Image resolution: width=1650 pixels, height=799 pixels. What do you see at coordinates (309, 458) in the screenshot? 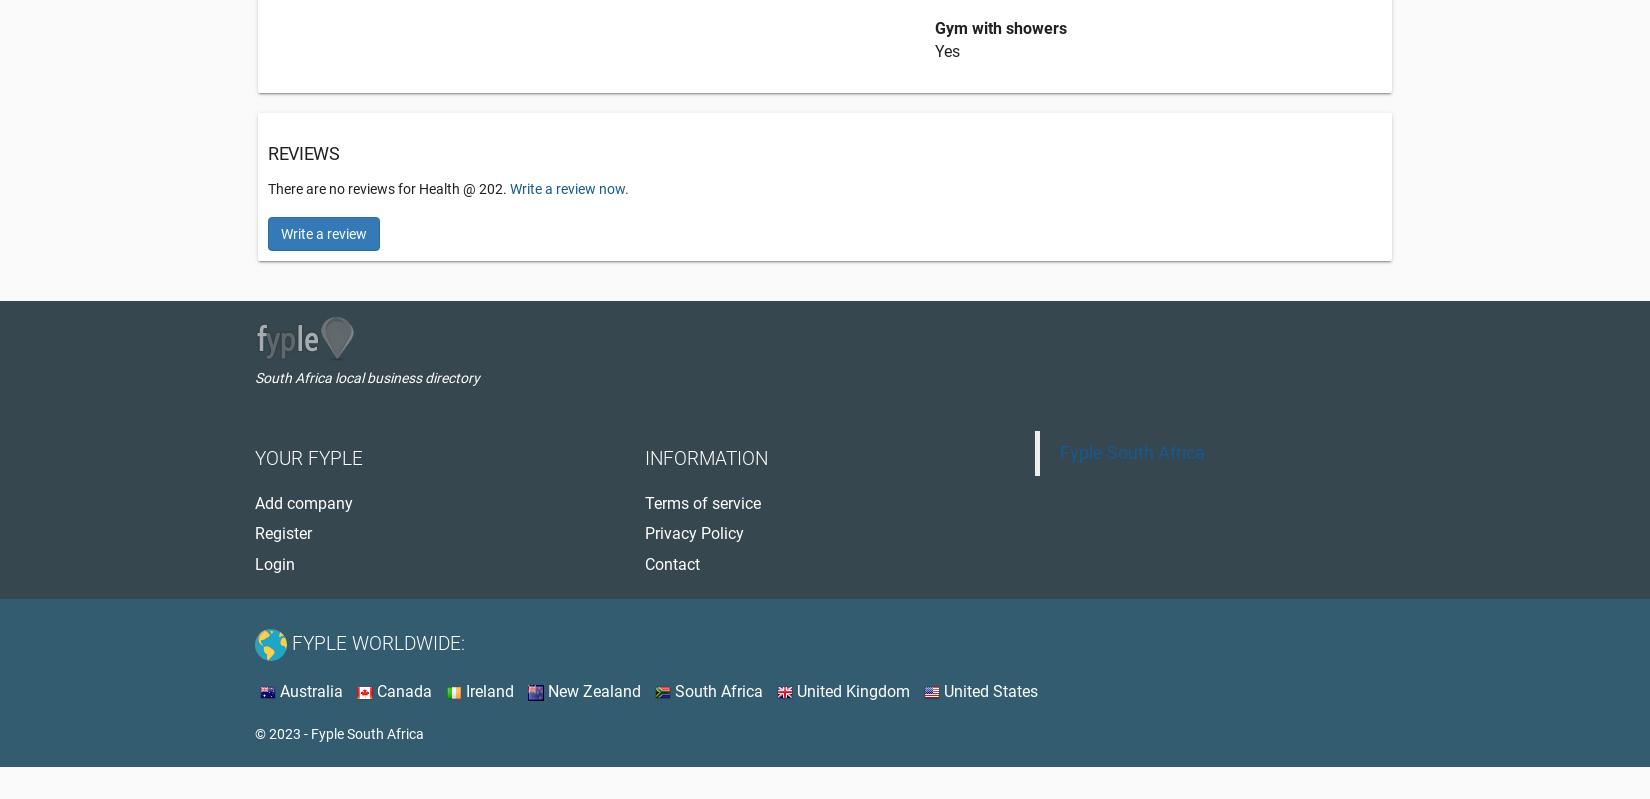
I see `'Your Fyple'` at bounding box center [309, 458].